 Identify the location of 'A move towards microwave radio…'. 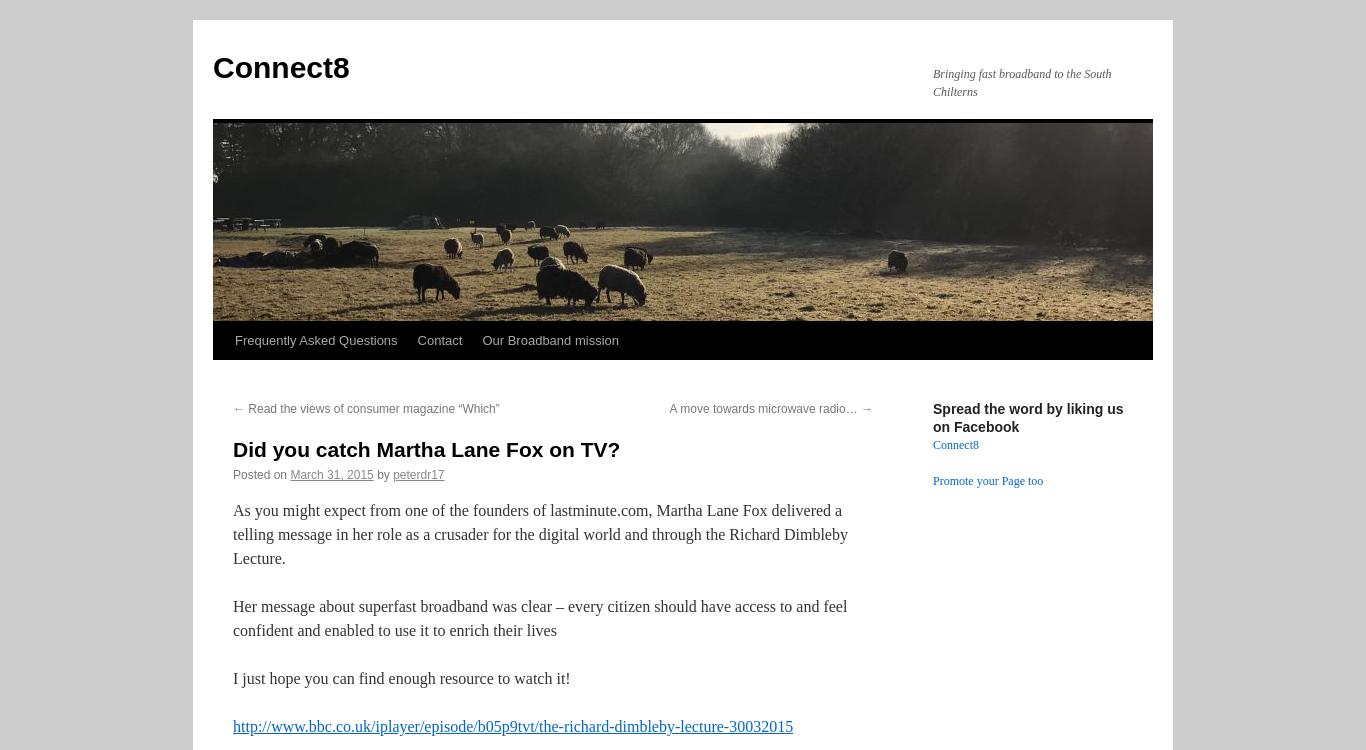
(764, 408).